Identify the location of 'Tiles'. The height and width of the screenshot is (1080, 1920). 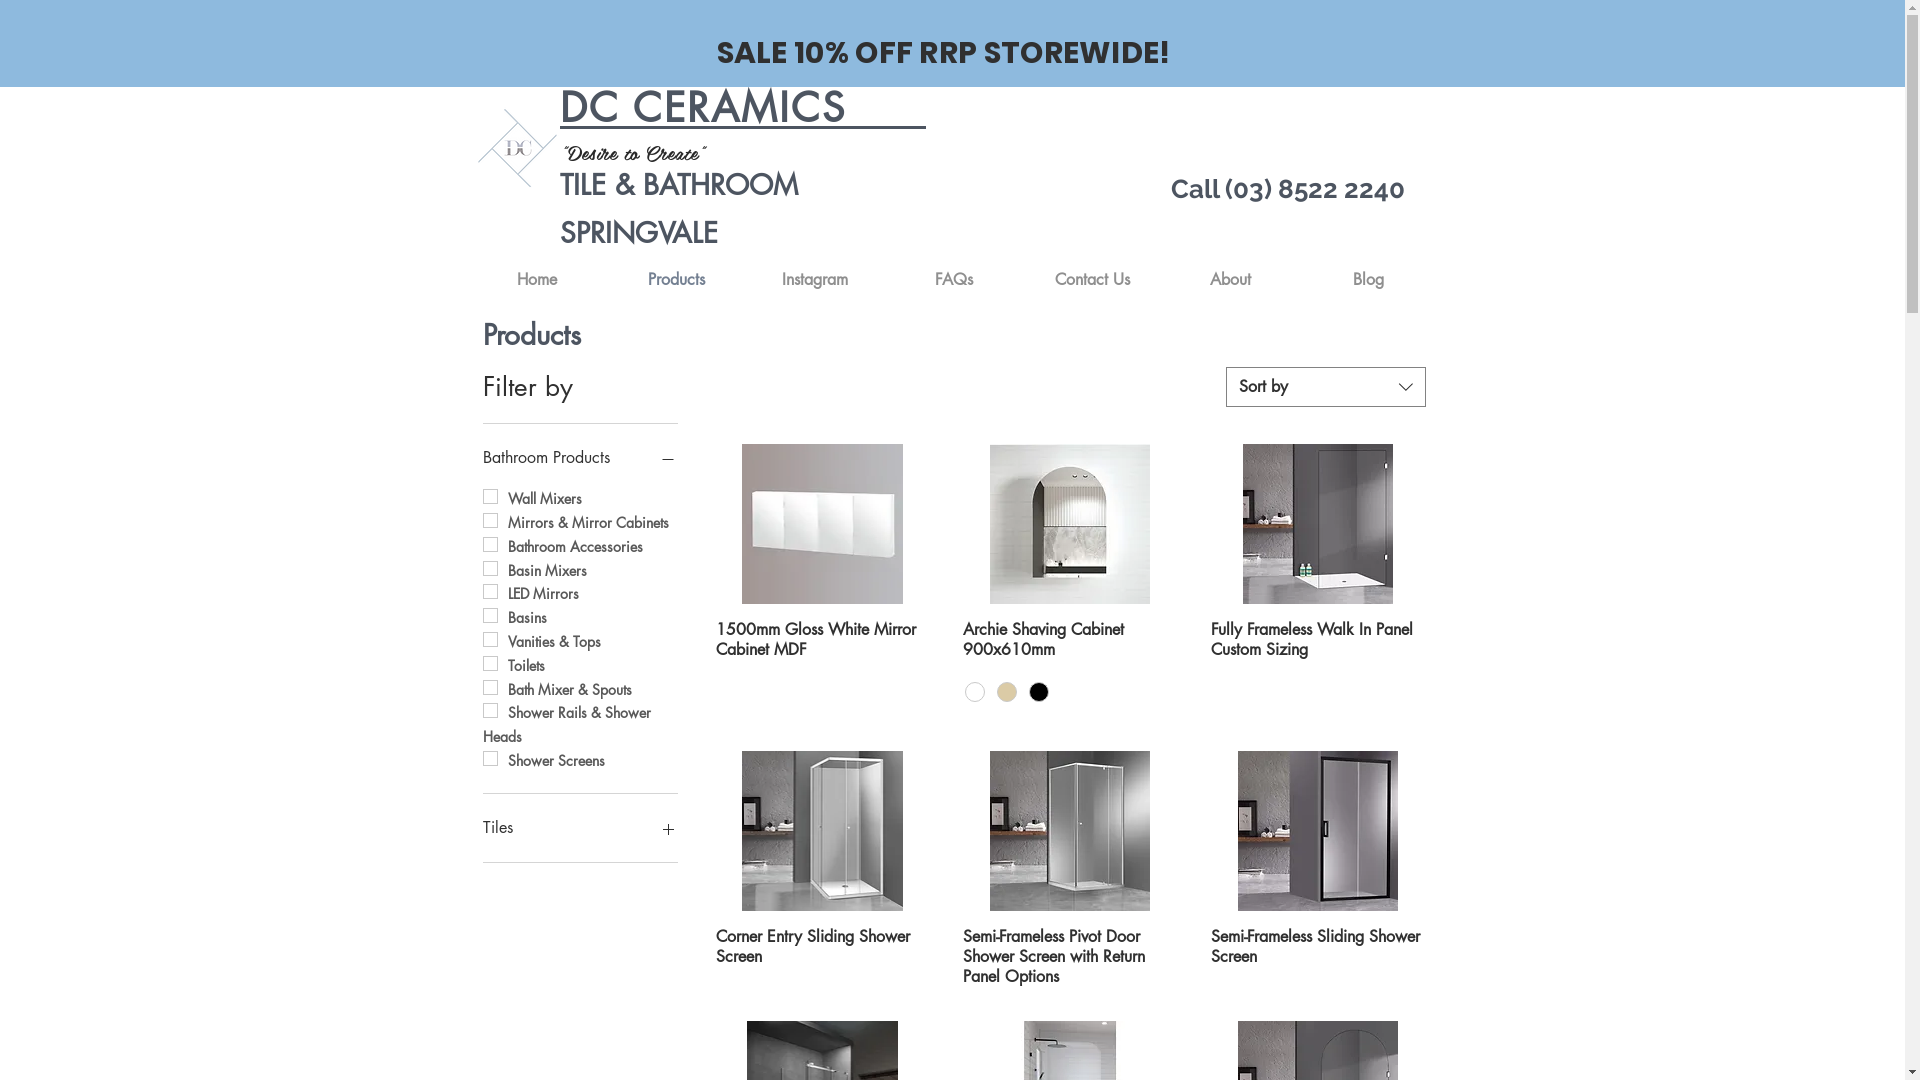
(578, 828).